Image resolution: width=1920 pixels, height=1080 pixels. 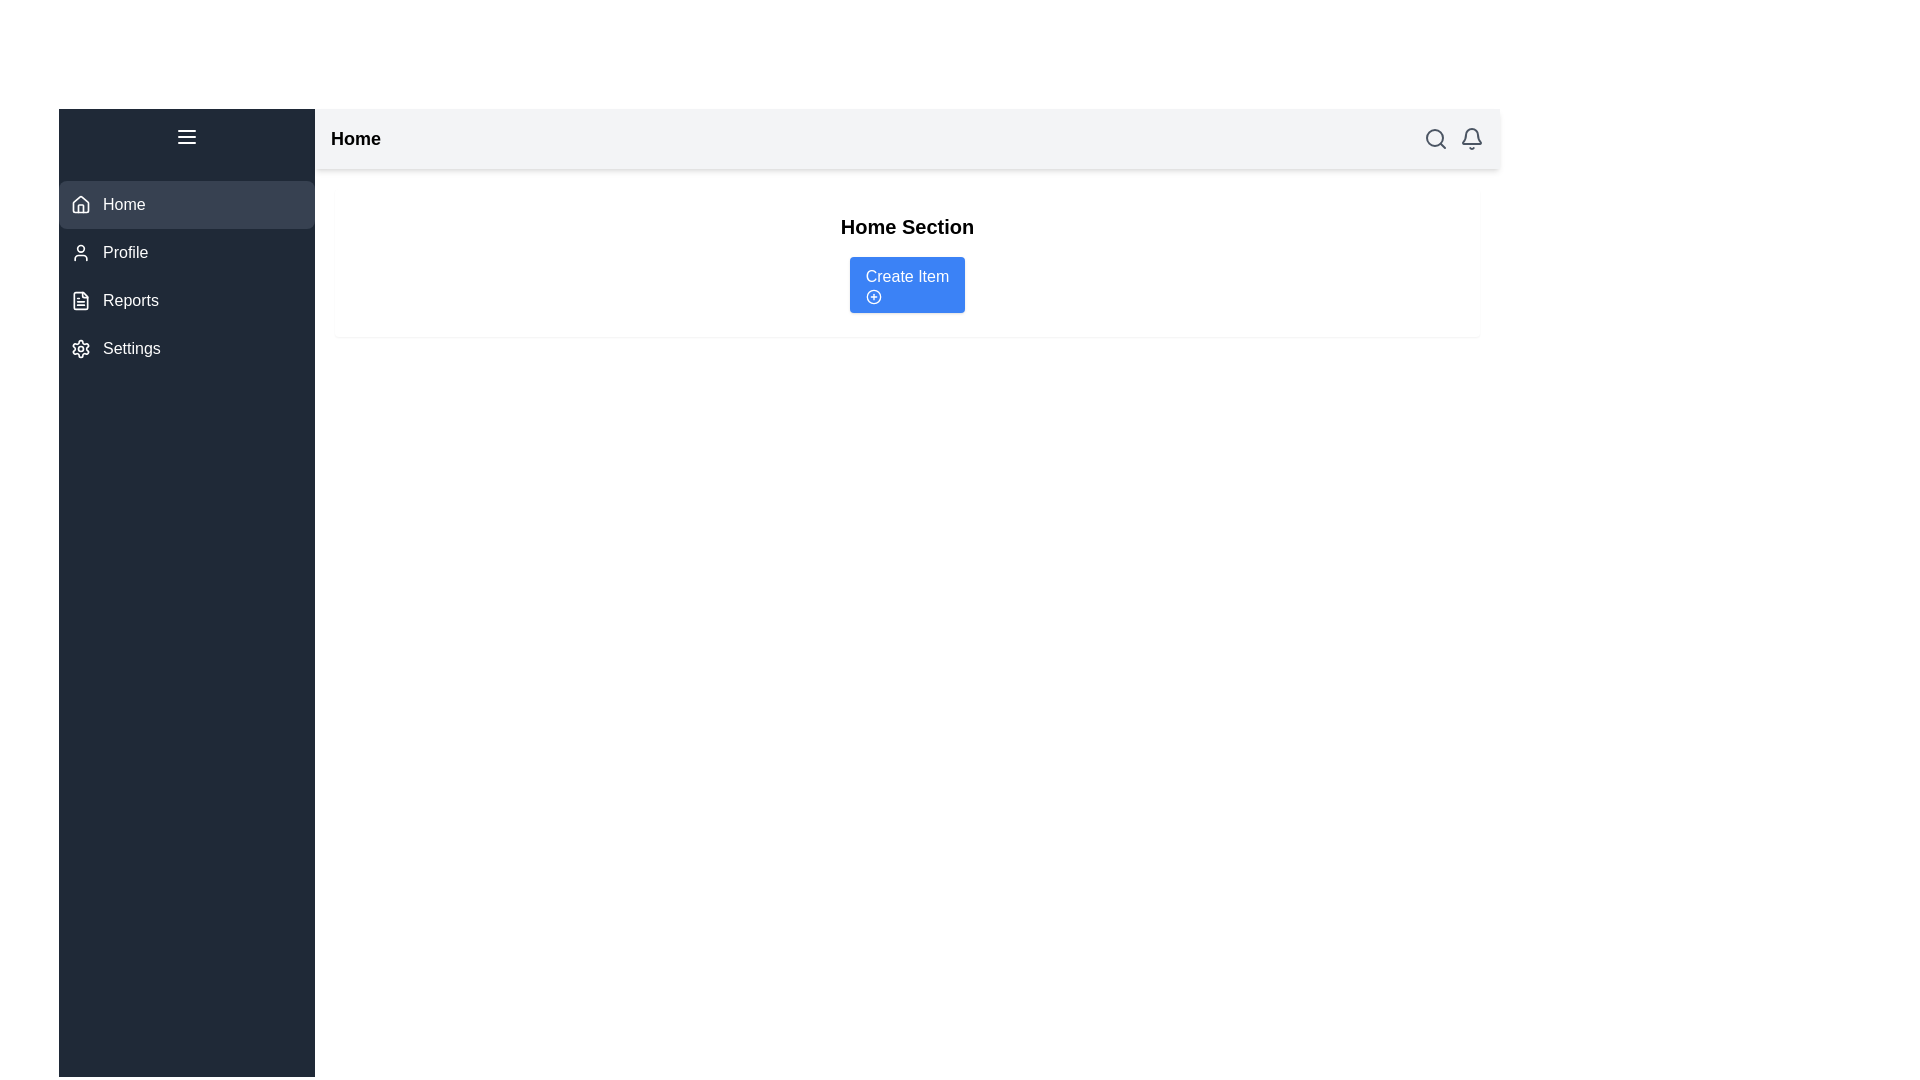 I want to click on the roof part of the house icon located, so click(x=80, y=204).